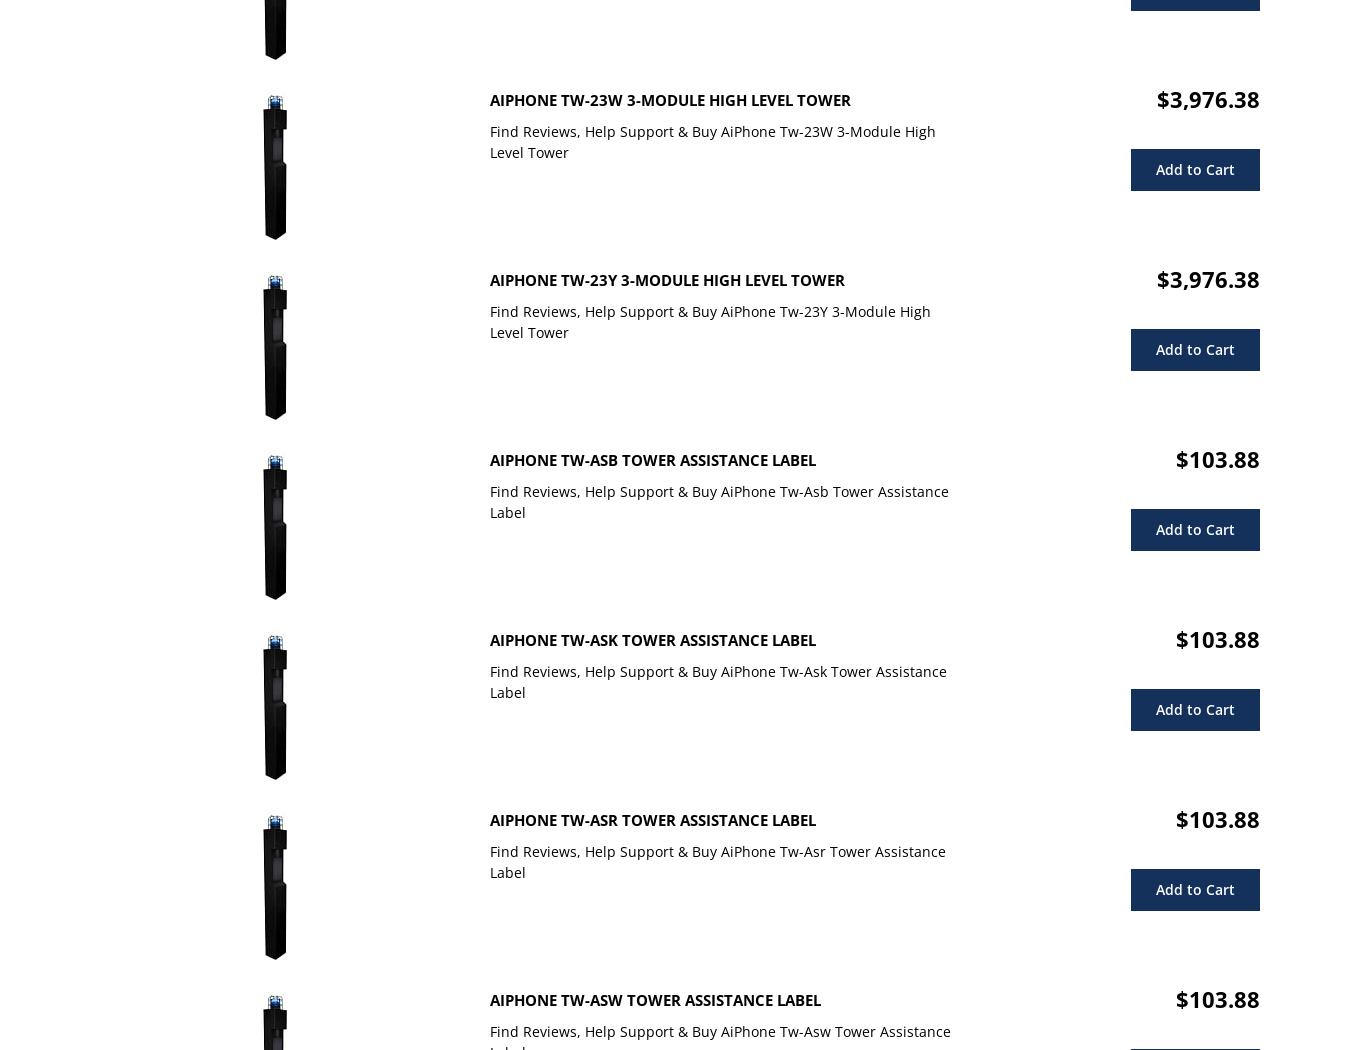 The width and height of the screenshot is (1350, 1050). I want to click on 'AiPhone Tw-23W 3-Module High Level Tower', so click(670, 99).